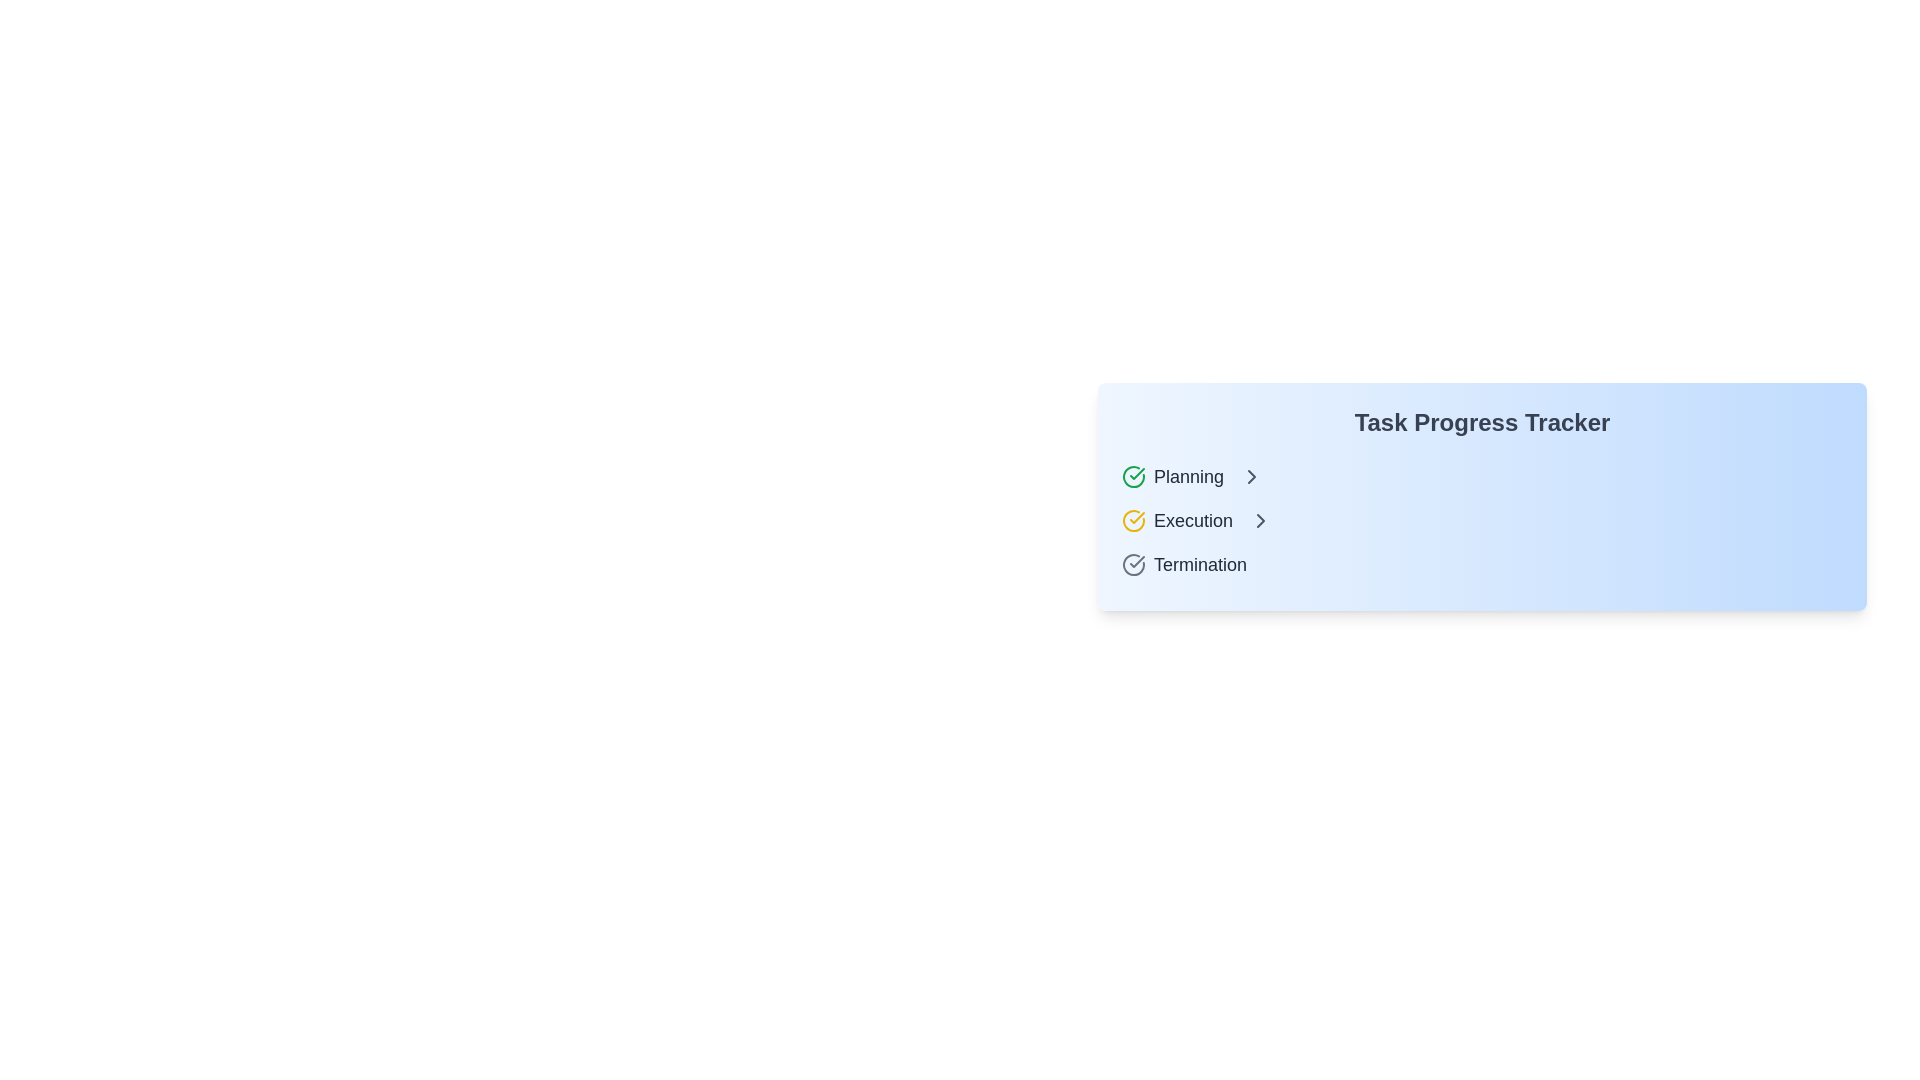 The width and height of the screenshot is (1920, 1080). Describe the element at coordinates (1482, 573) in the screenshot. I see `the task progress tracker card located` at that location.